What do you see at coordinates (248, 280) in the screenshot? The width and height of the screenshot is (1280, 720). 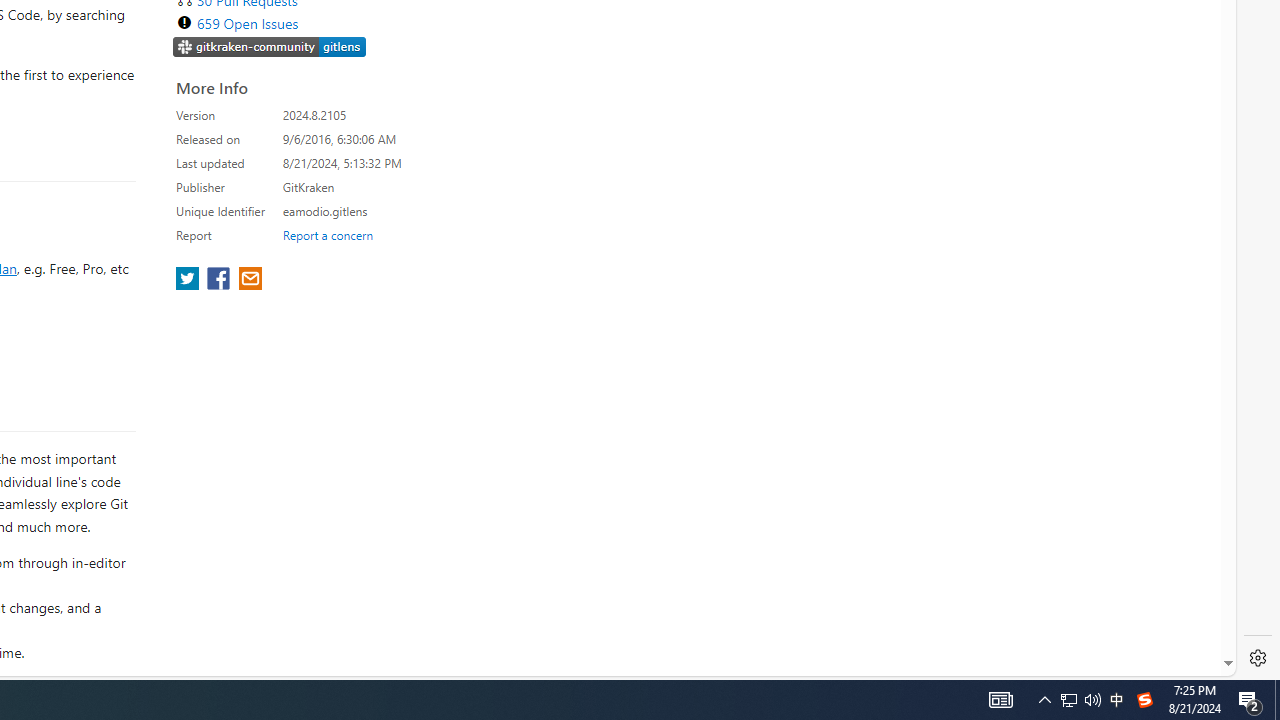 I see `'share extension on email'` at bounding box center [248, 280].